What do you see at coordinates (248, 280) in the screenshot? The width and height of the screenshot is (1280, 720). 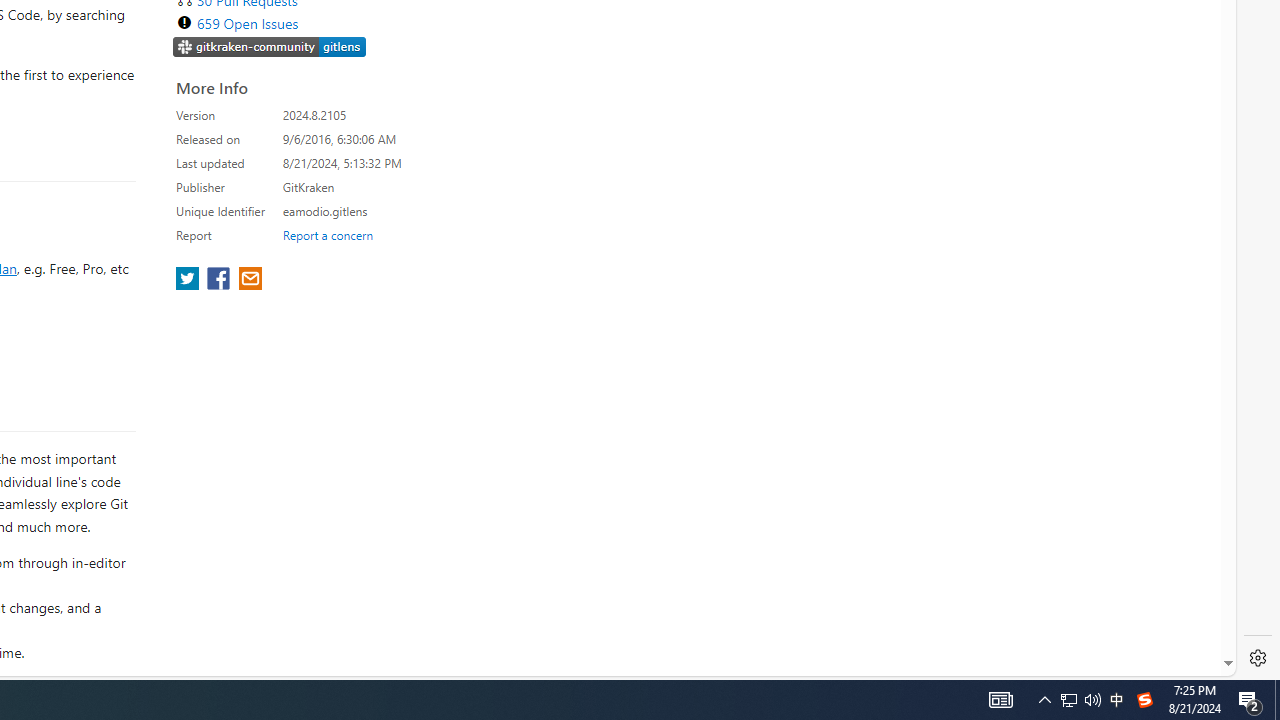 I see `'share extension on email'` at bounding box center [248, 280].